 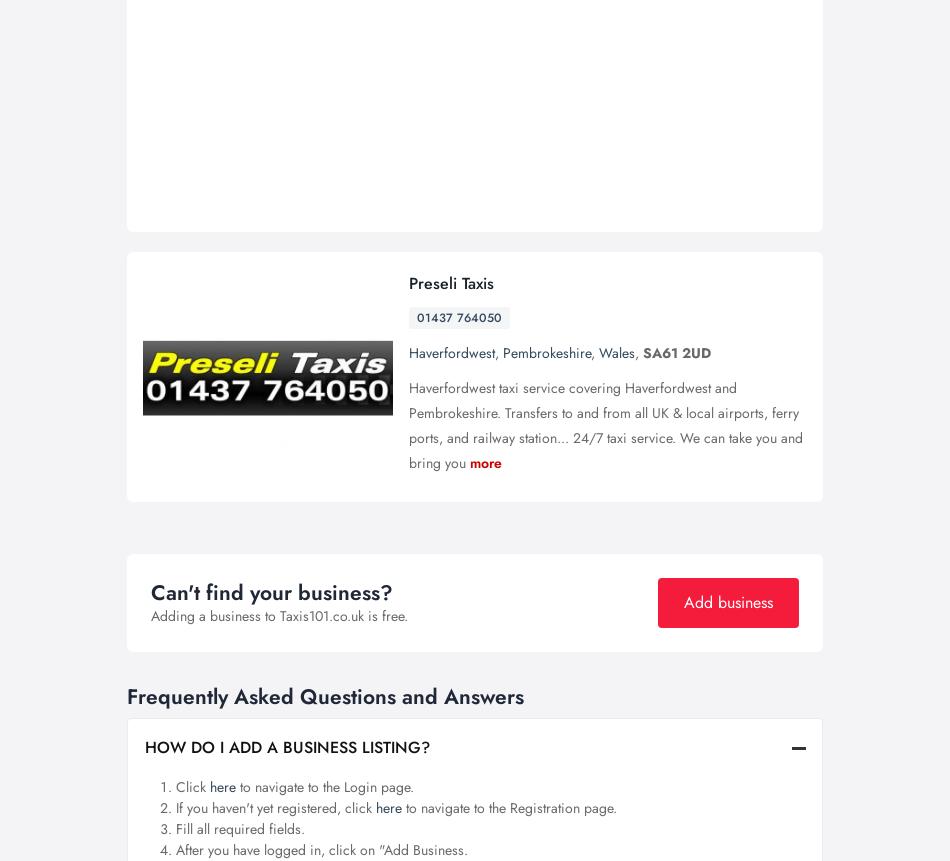 What do you see at coordinates (623, 60) in the screenshot?
I see `'Login'` at bounding box center [623, 60].